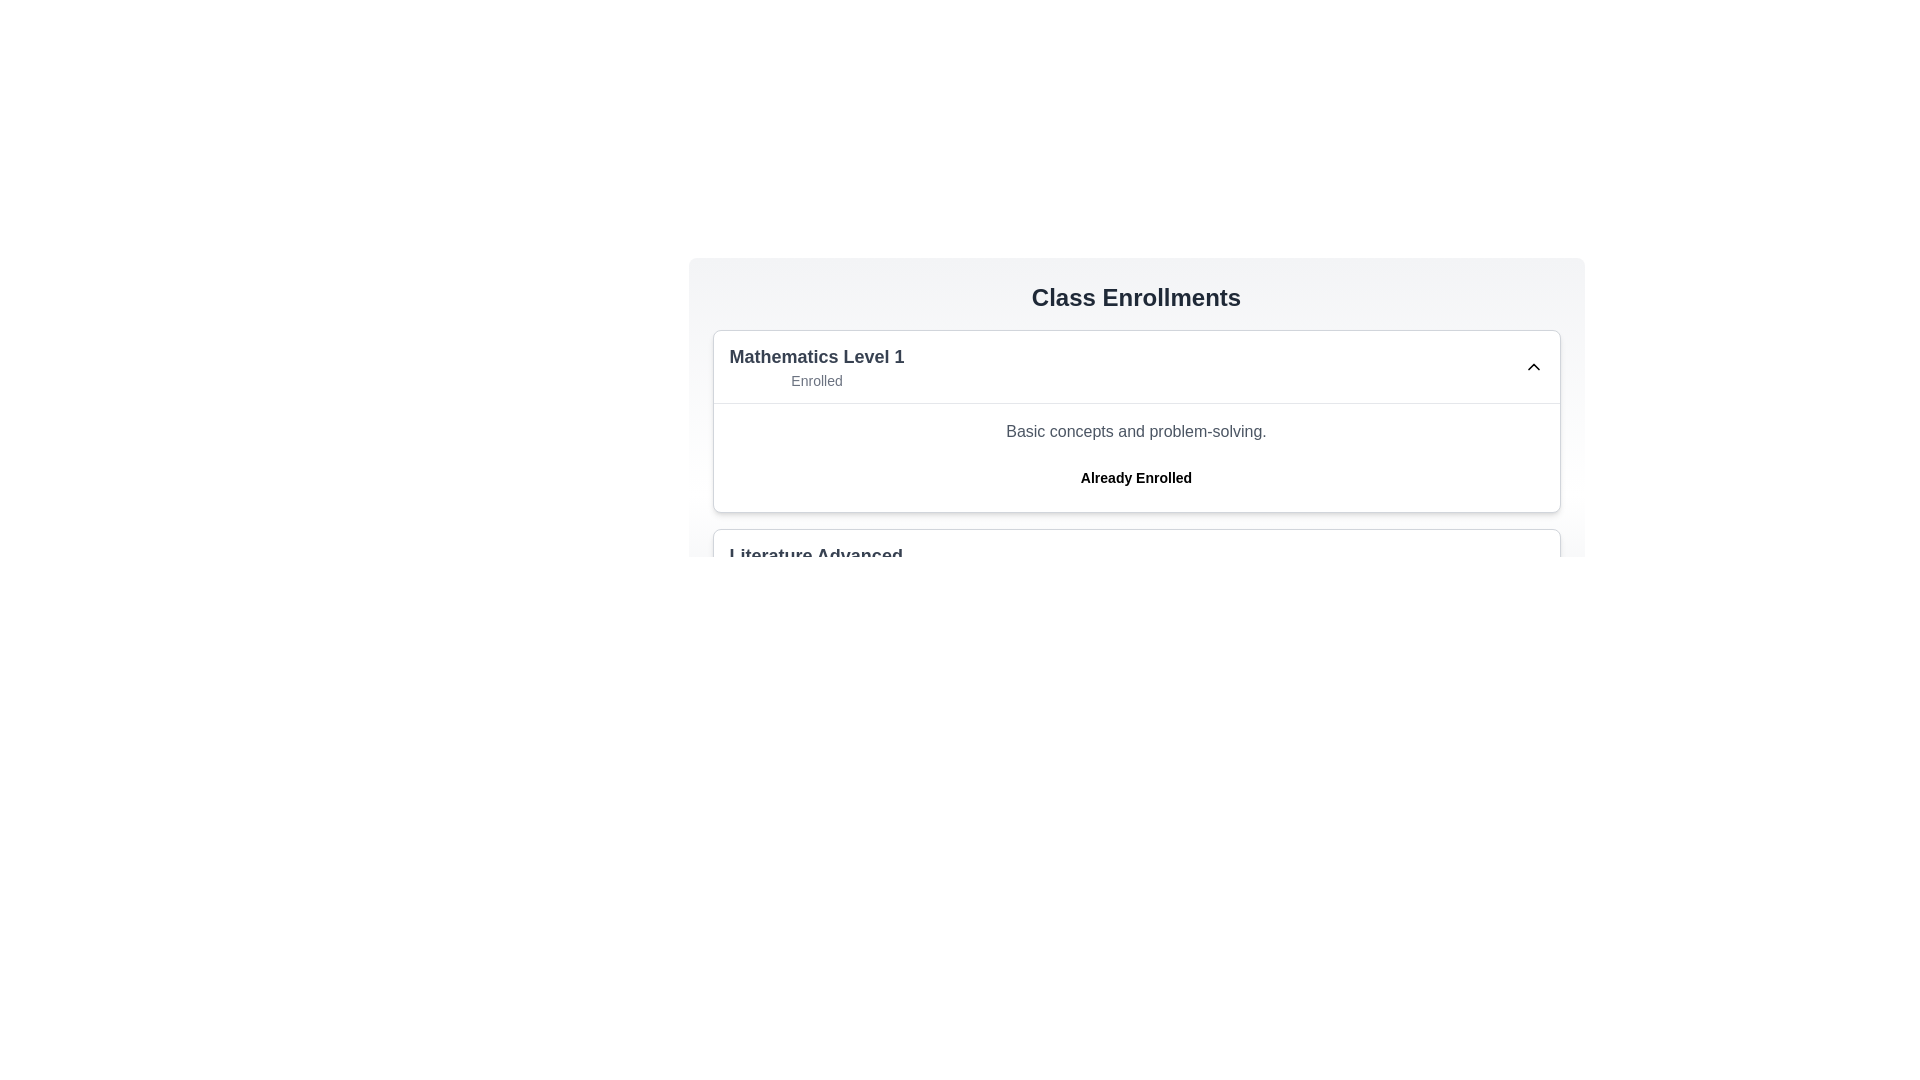 Image resolution: width=1920 pixels, height=1080 pixels. I want to click on the 'Literature Advanced' button in the class enrollment interface, so click(1136, 566).